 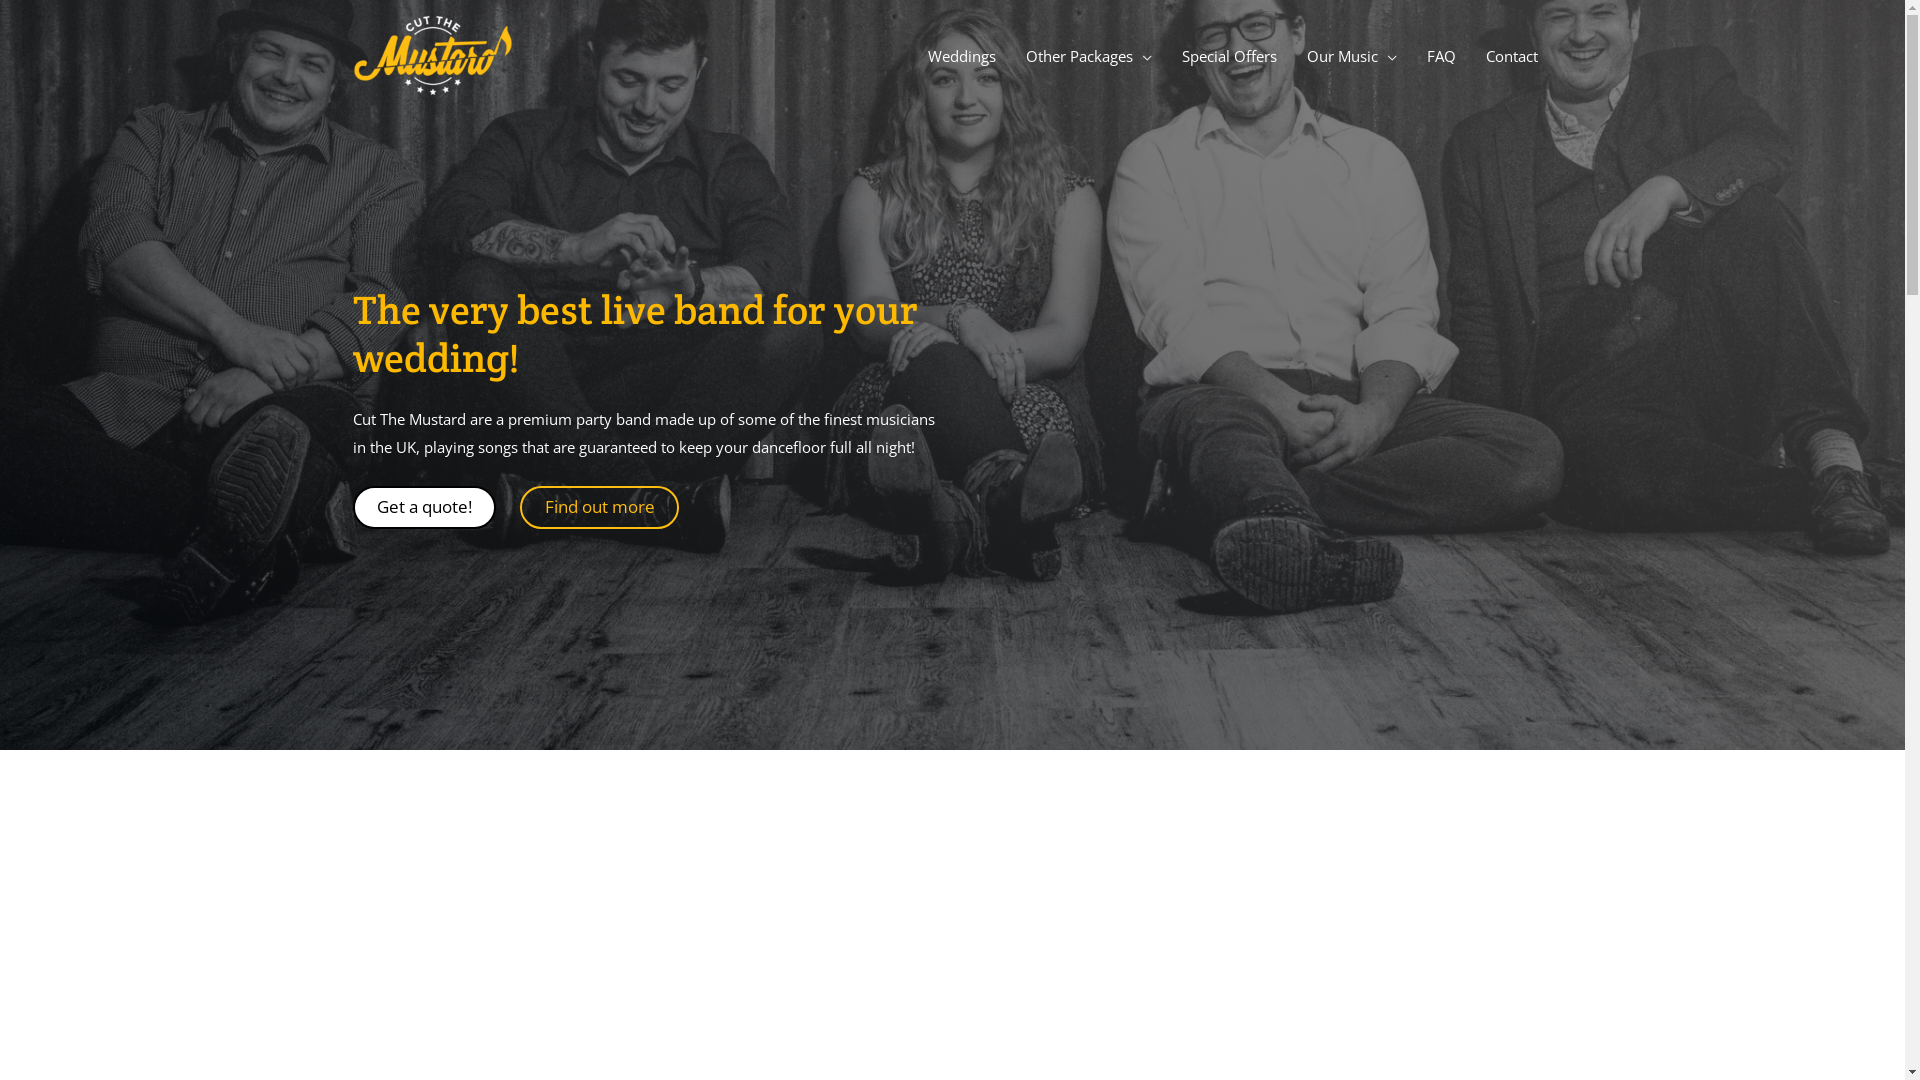 What do you see at coordinates (960, 53) in the screenshot?
I see `'Weddings'` at bounding box center [960, 53].